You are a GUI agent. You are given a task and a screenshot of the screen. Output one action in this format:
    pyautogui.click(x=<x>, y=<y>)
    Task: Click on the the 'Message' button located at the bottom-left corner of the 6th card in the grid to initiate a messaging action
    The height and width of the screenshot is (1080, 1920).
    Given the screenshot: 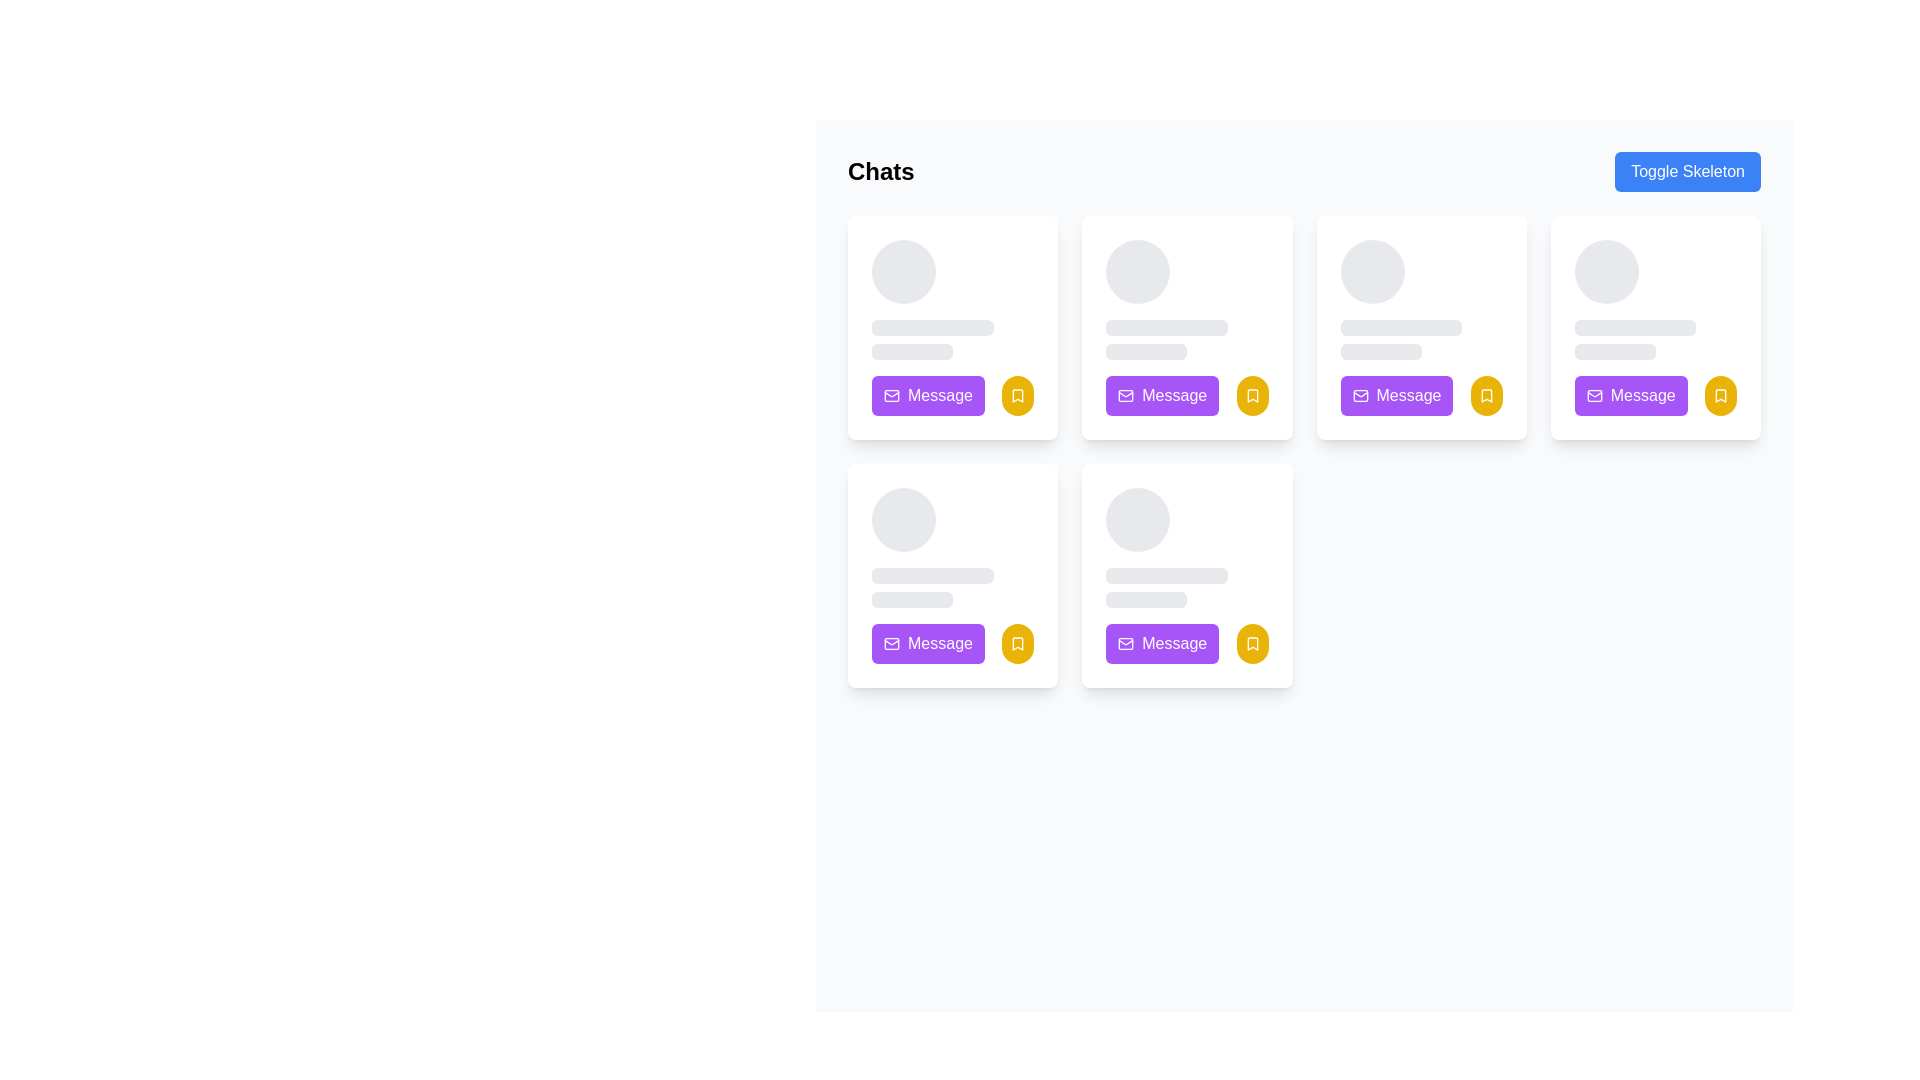 What is the action you would take?
    pyautogui.click(x=1162, y=644)
    